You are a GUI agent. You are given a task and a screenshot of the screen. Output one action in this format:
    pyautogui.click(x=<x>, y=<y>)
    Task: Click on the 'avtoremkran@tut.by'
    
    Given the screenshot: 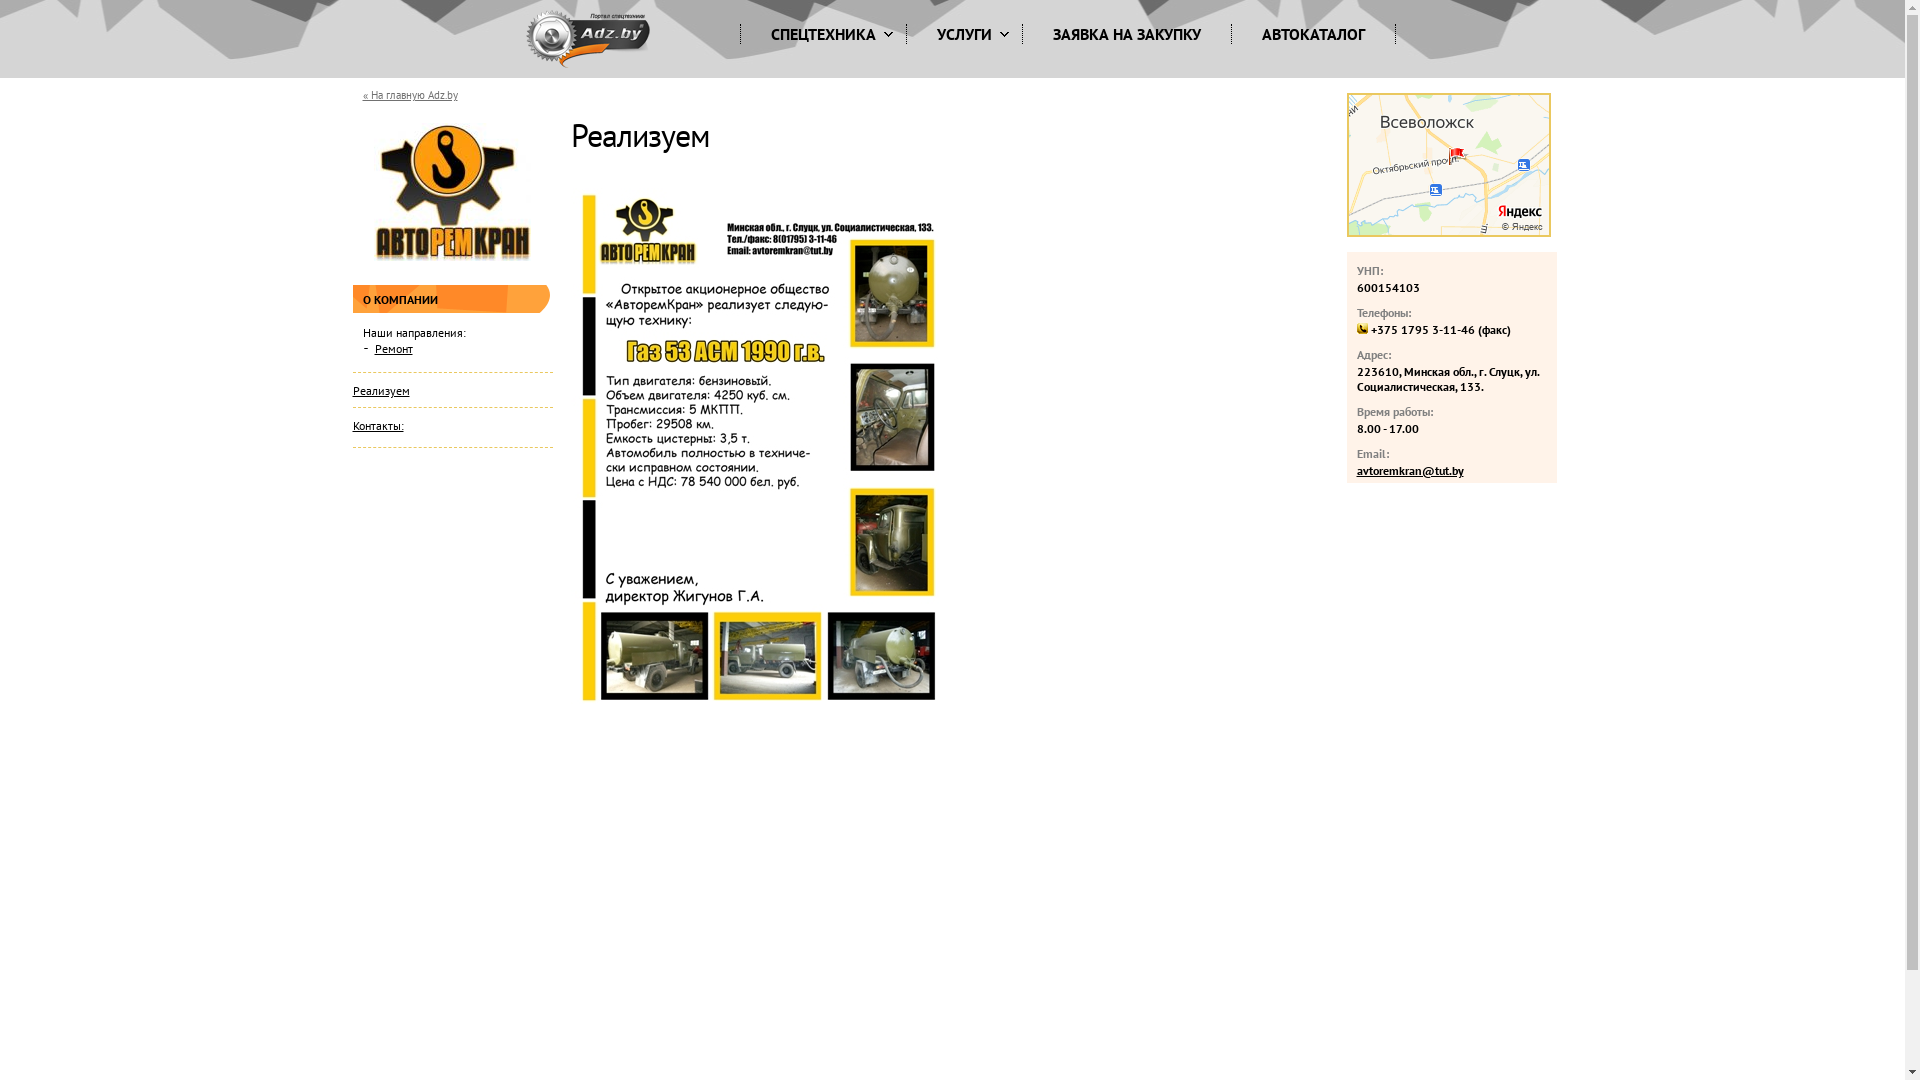 What is the action you would take?
    pyautogui.click(x=1408, y=470)
    